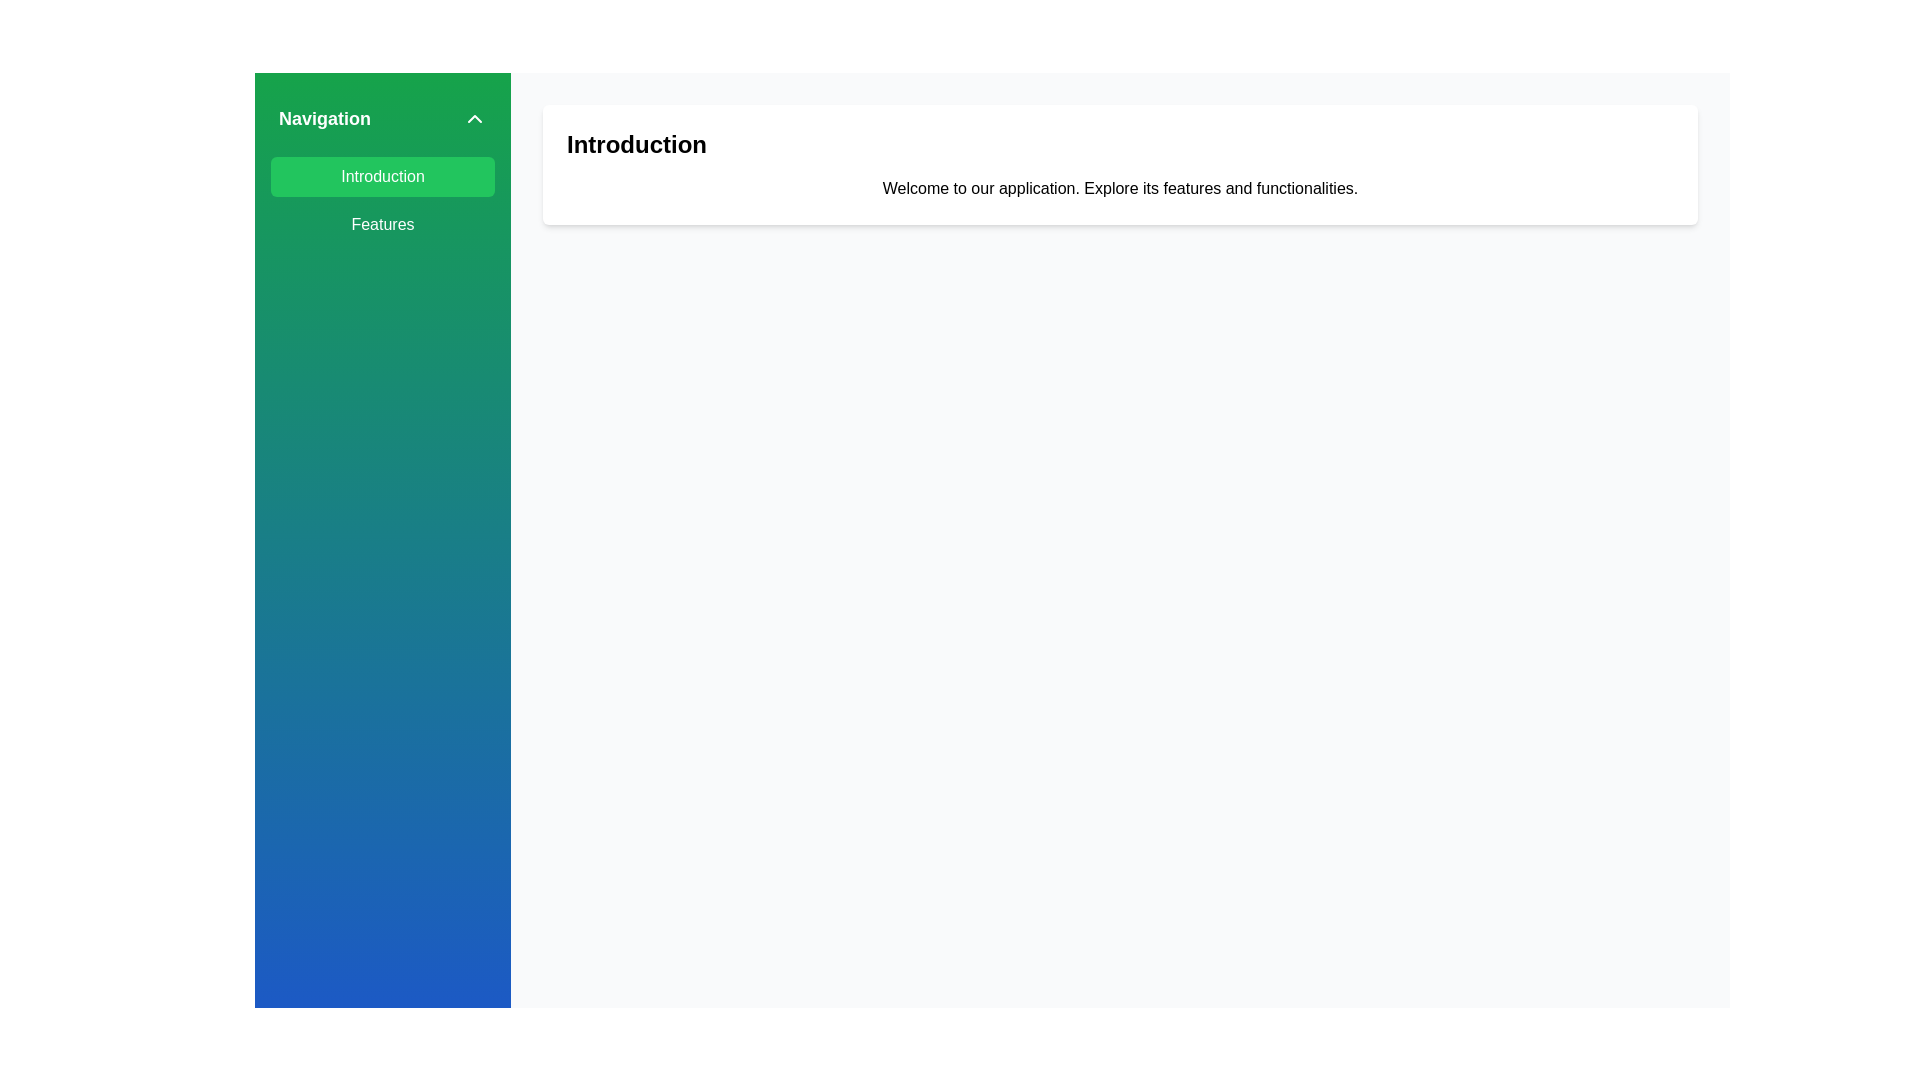 The image size is (1920, 1080). I want to click on the 'Introduction' button, which is a green button with rounded corners located at the top of the vertical navigation menu on the left side of the interface, so click(383, 176).